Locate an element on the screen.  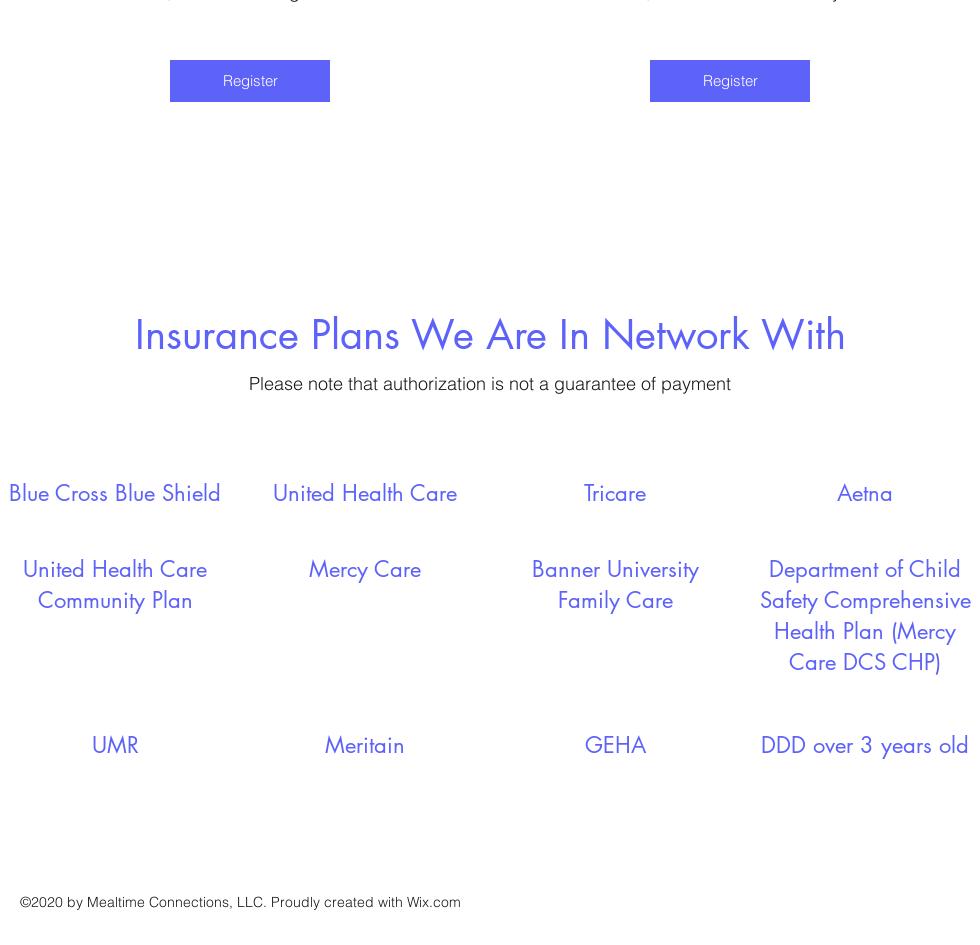
'Please note that authorization is not a guarantee of payment' is located at coordinates (249, 381).